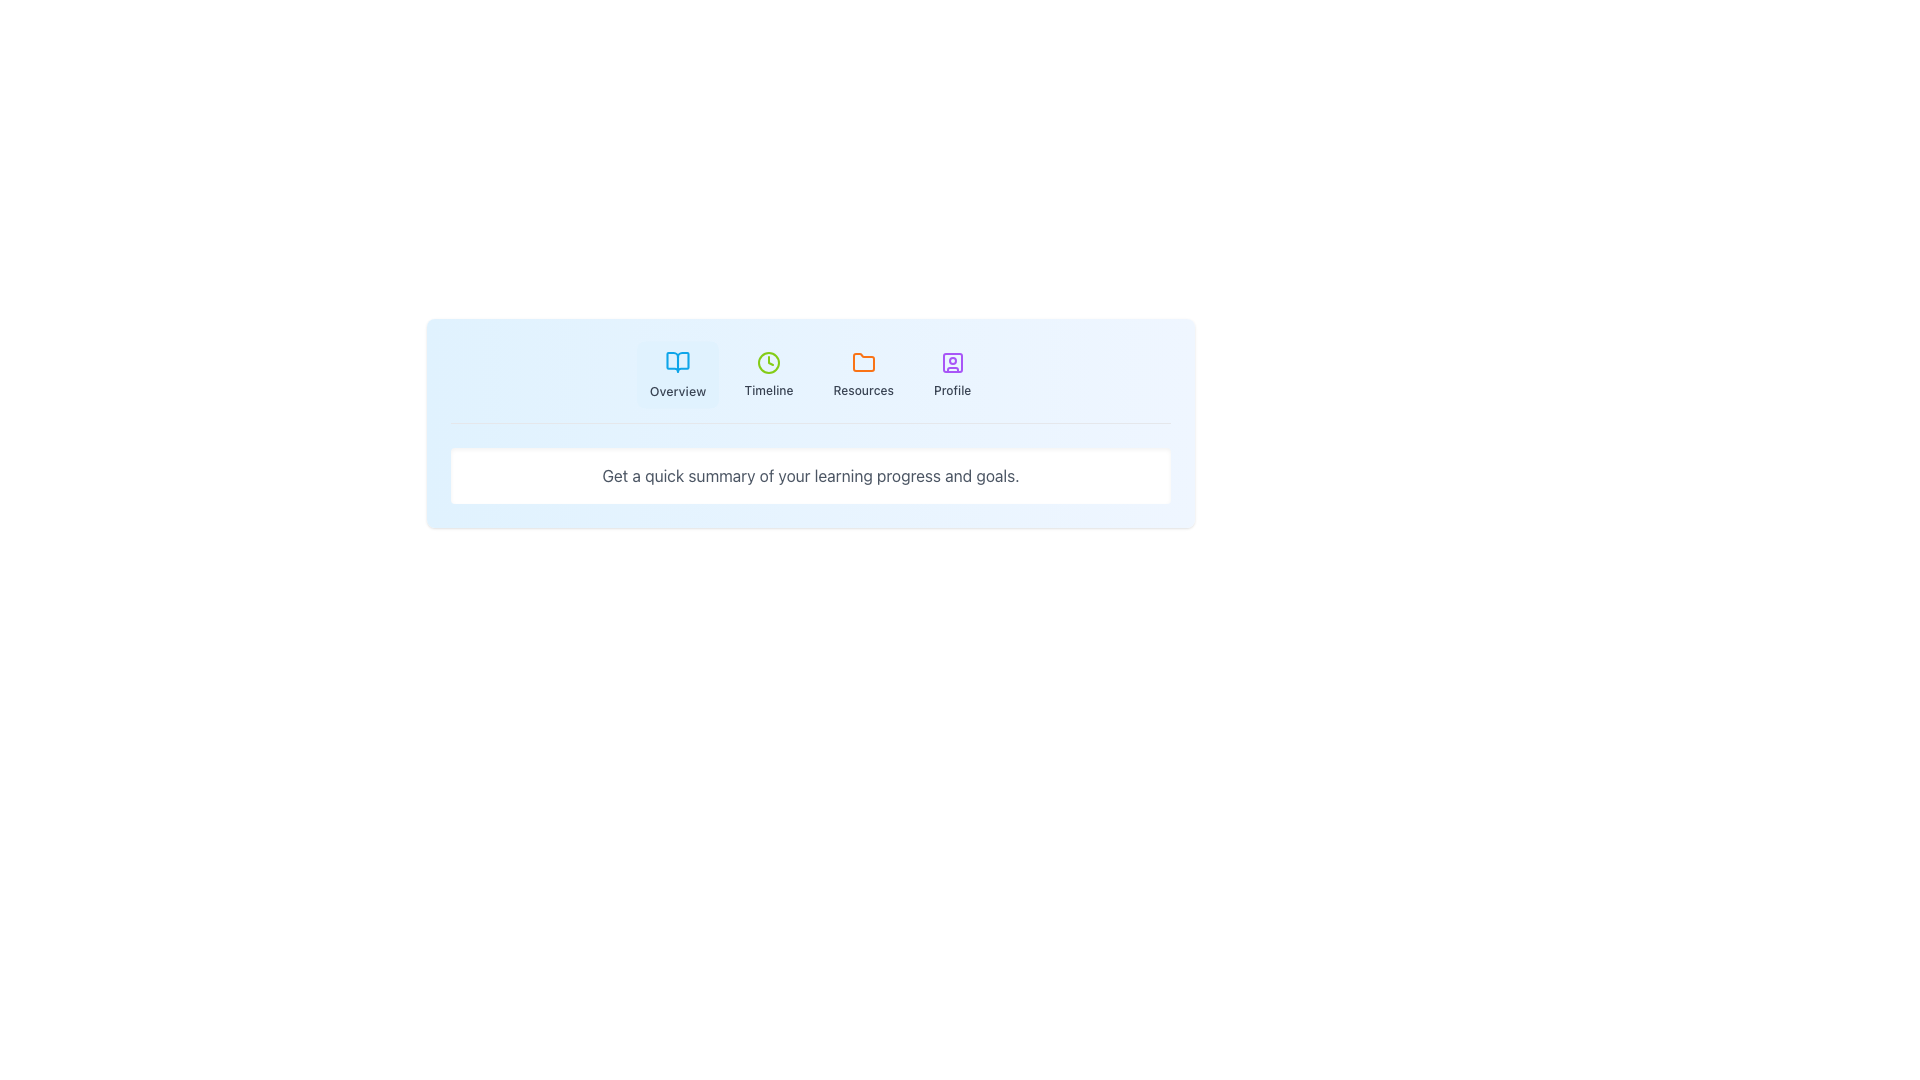 The image size is (1920, 1080). Describe the element at coordinates (677, 374) in the screenshot. I see `the first button in the horizontal row that navigates to the 'Overview' section located at the top center of the interface` at that location.